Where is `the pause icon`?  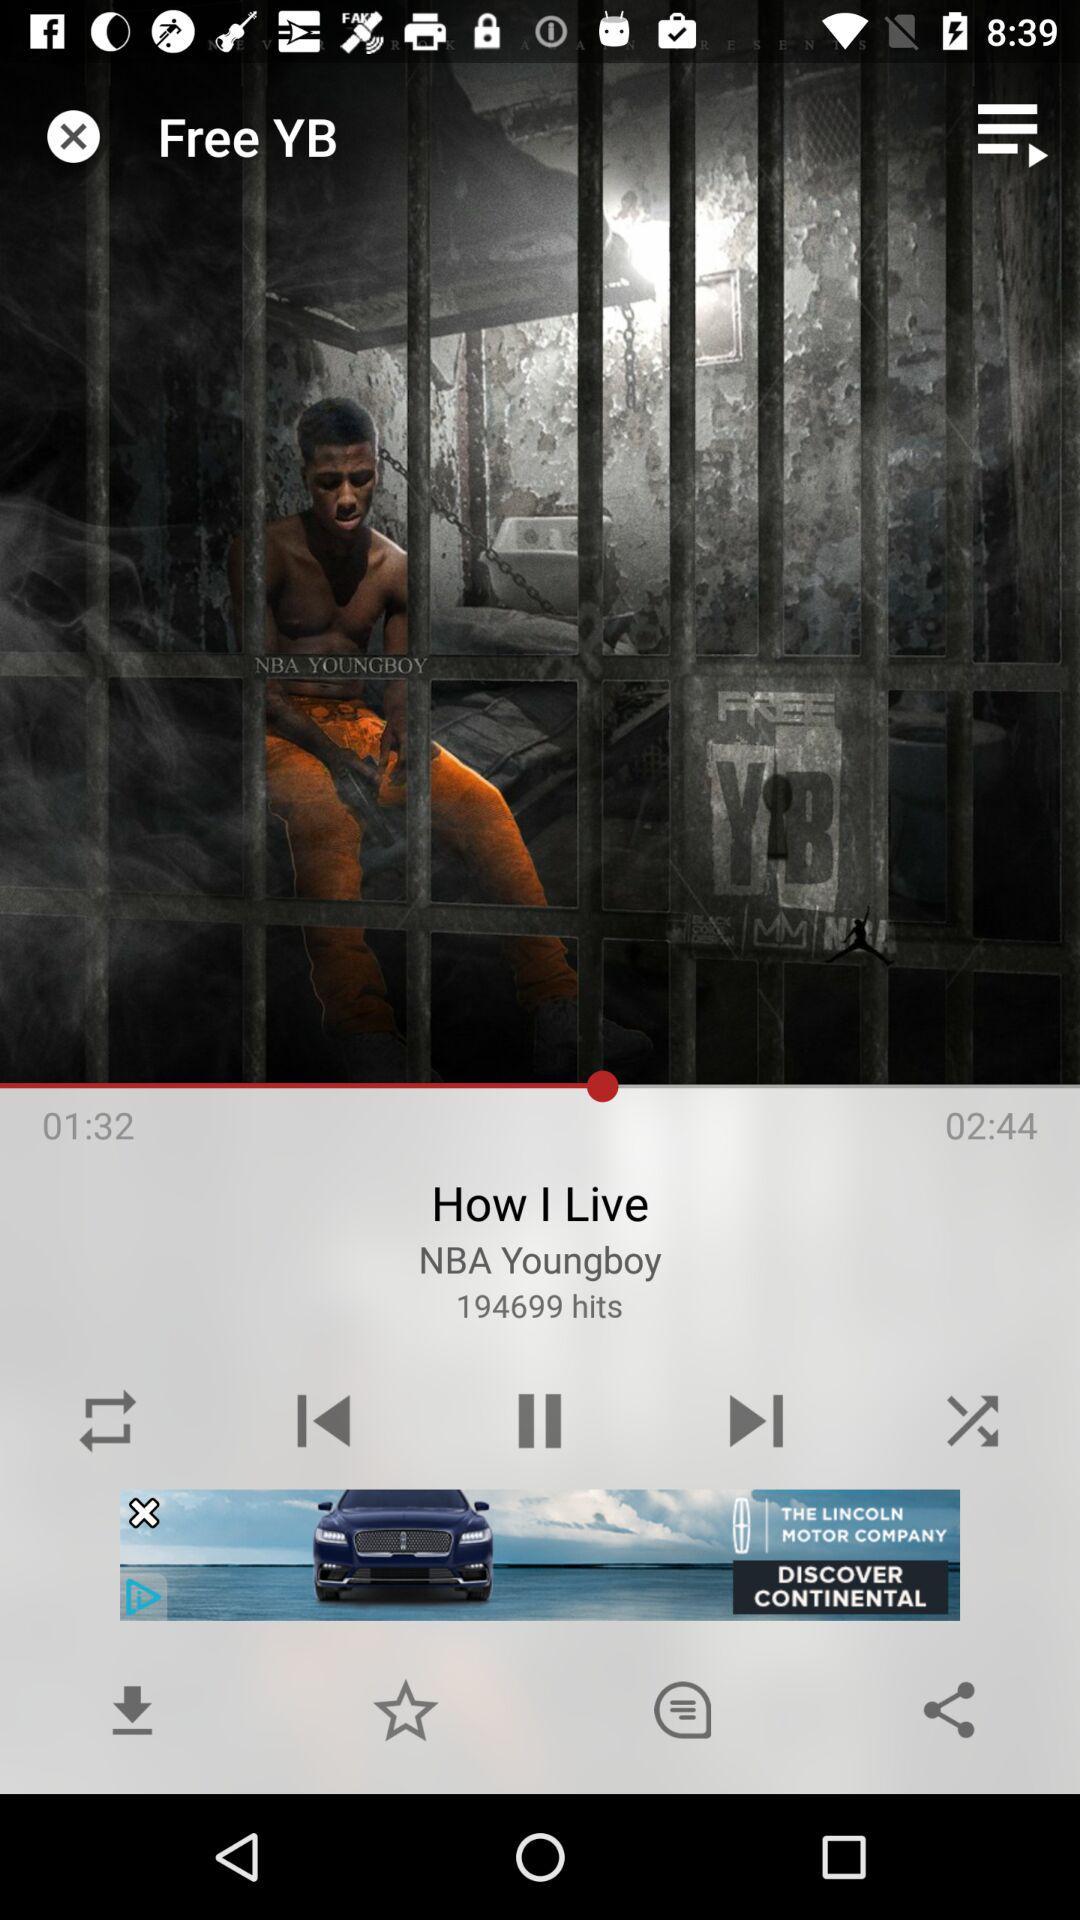
the pause icon is located at coordinates (540, 1420).